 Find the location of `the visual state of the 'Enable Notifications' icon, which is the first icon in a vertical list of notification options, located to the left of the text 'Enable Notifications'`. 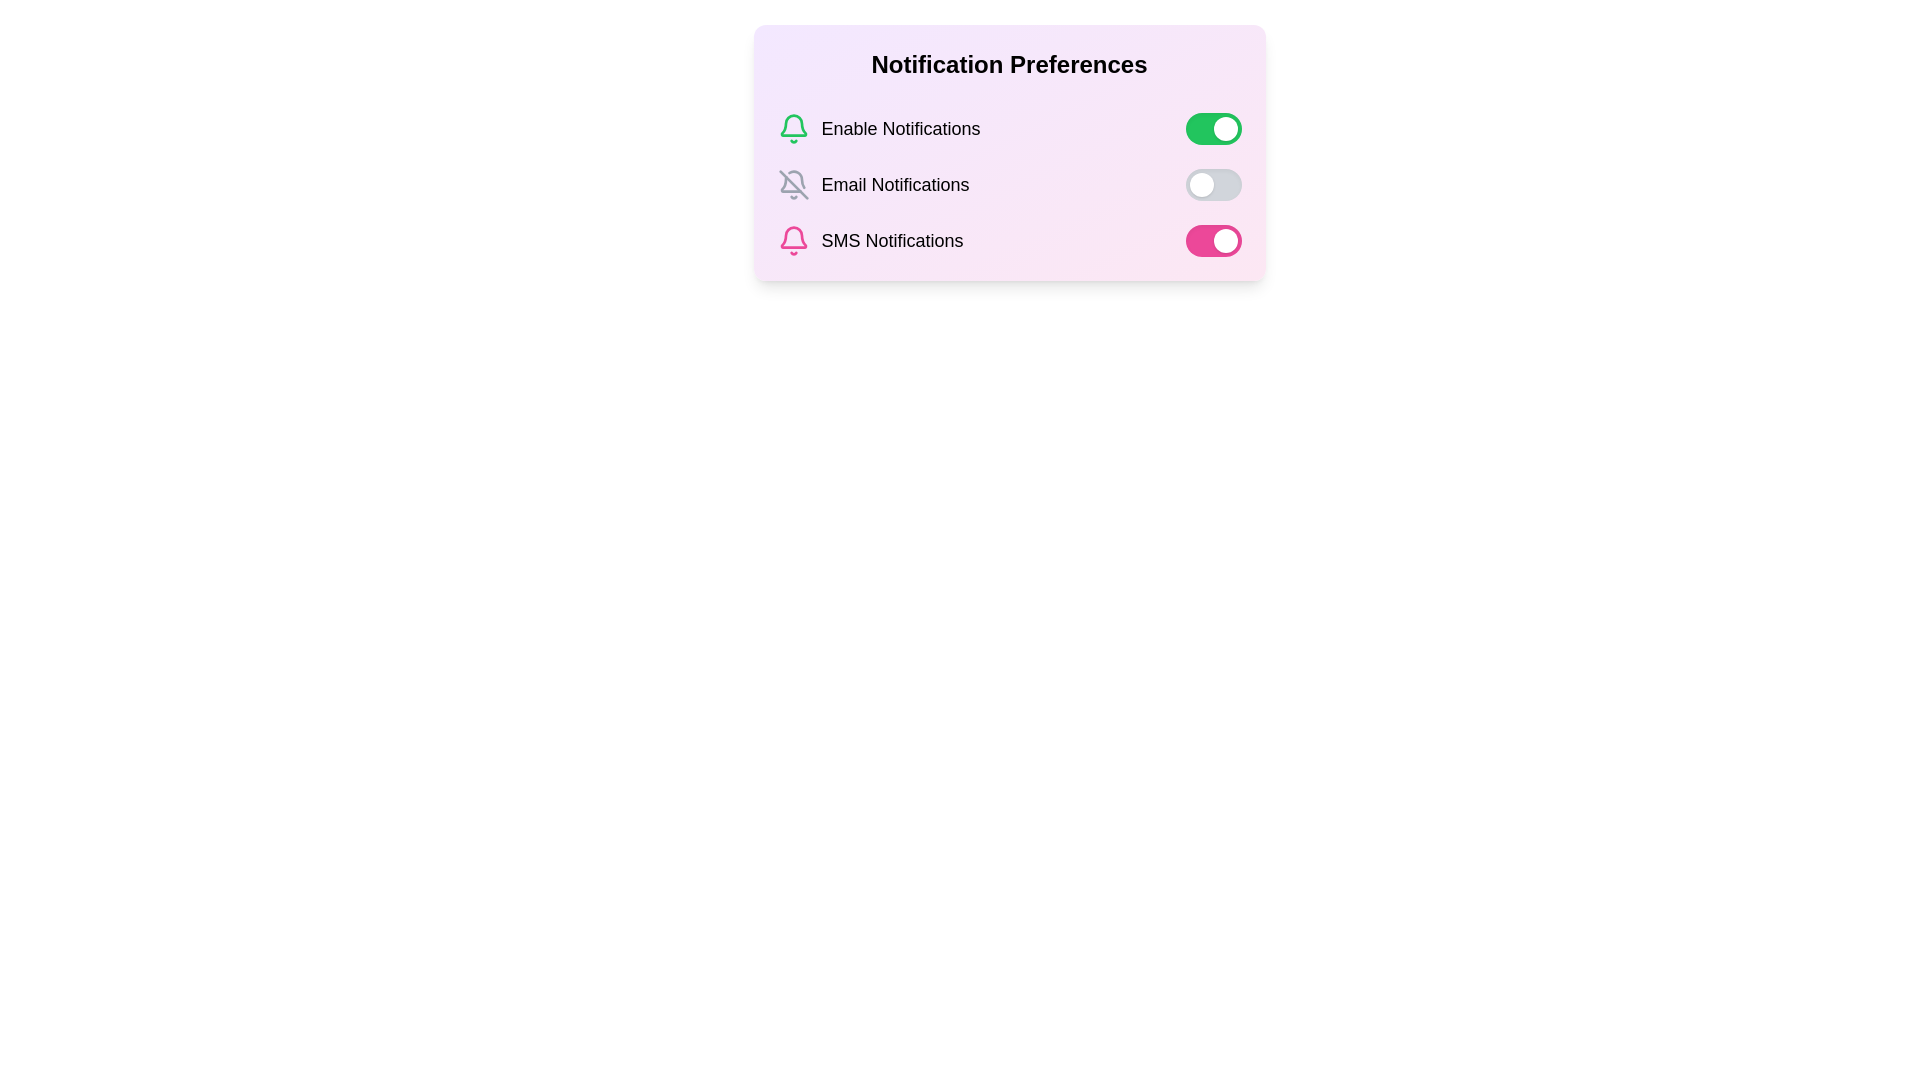

the visual state of the 'Enable Notifications' icon, which is the first icon in a vertical list of notification options, located to the left of the text 'Enable Notifications' is located at coordinates (792, 128).